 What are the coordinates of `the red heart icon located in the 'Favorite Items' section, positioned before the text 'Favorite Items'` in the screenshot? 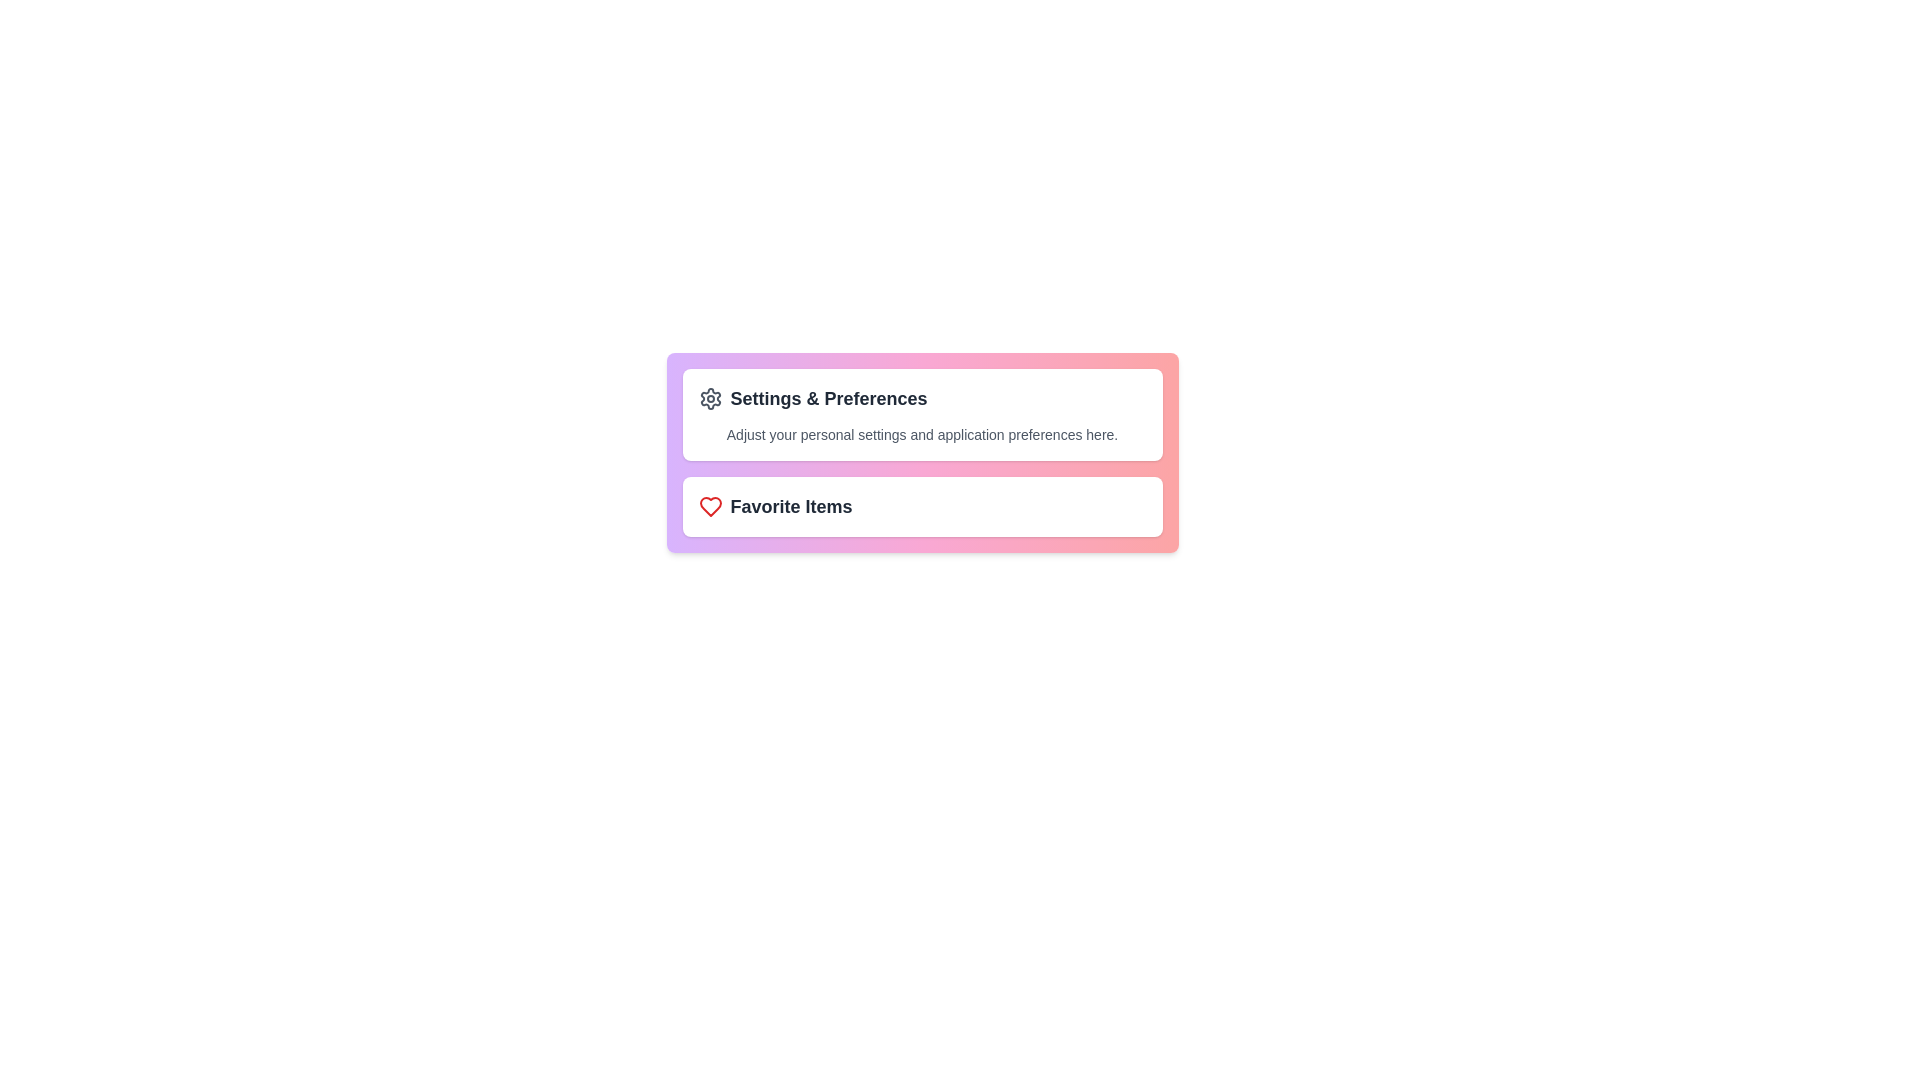 It's located at (710, 505).